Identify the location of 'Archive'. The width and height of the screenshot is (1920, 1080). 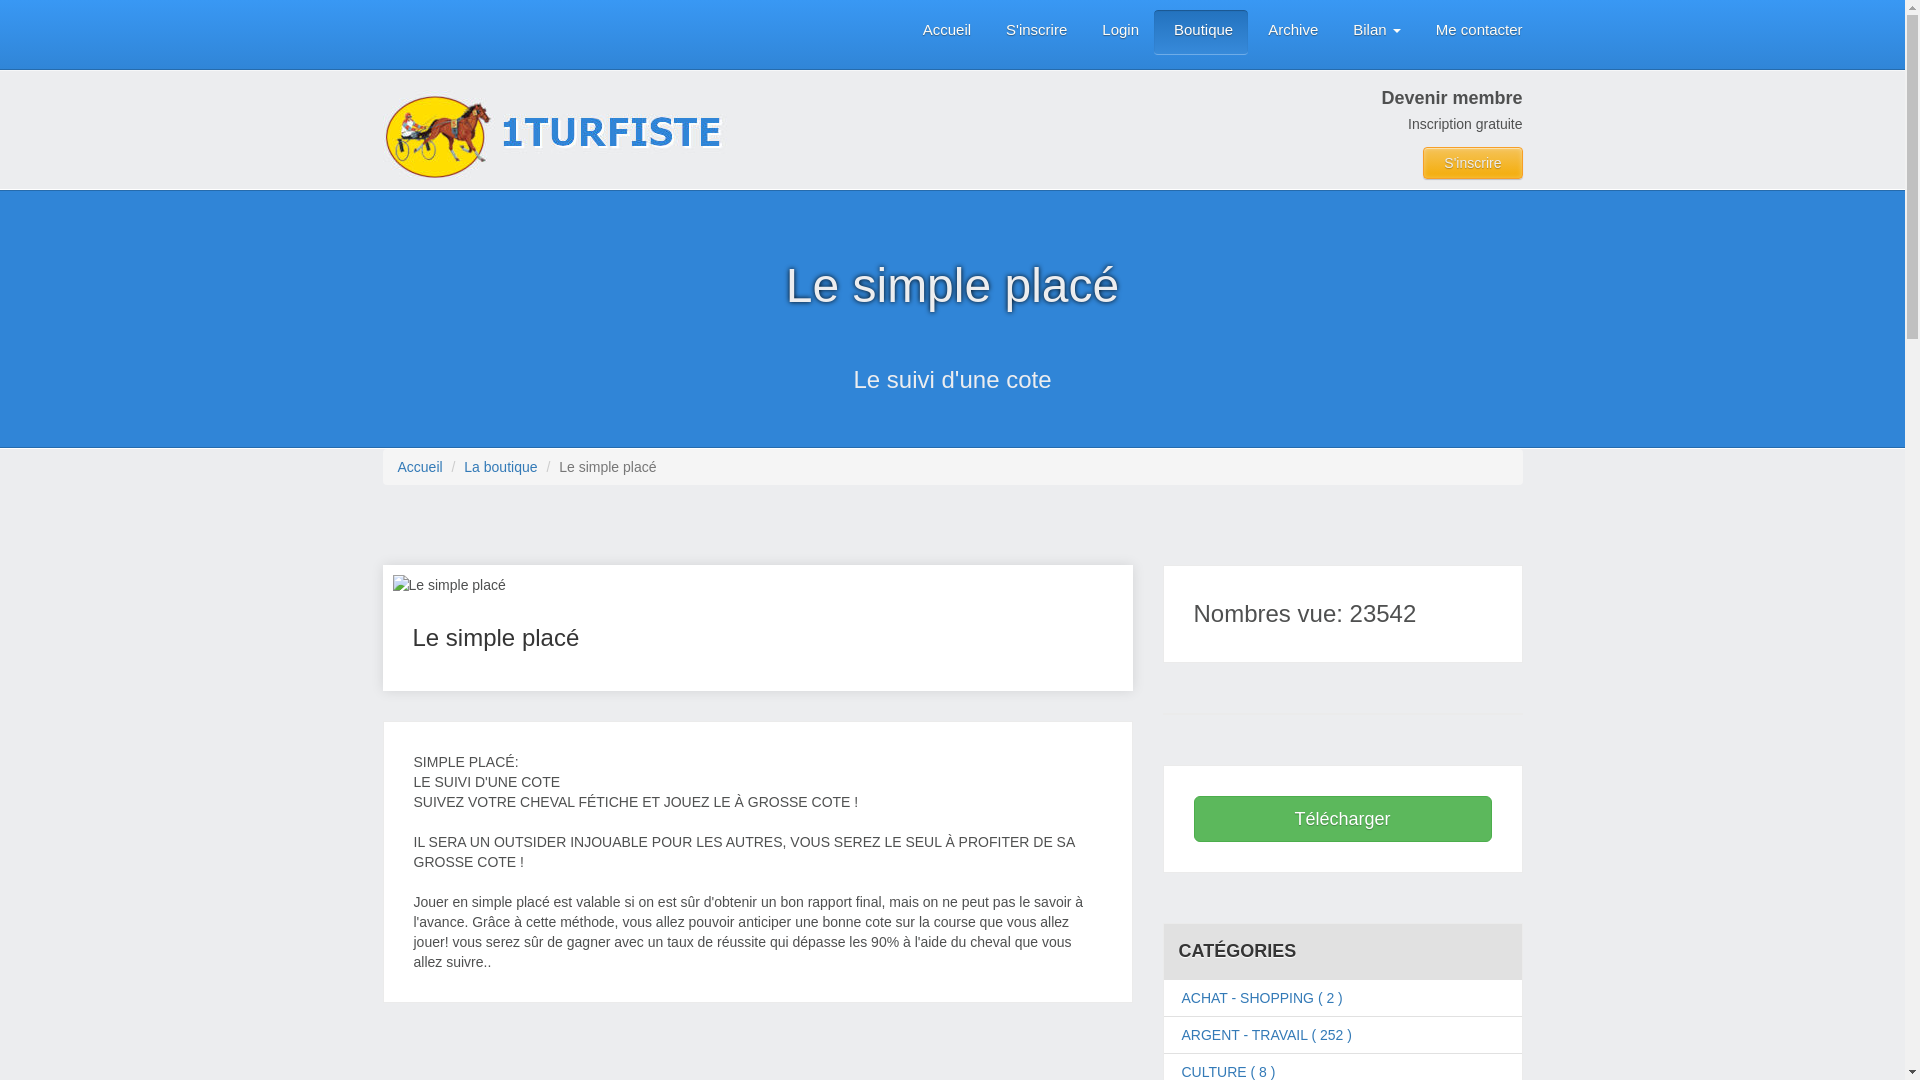
(1290, 32).